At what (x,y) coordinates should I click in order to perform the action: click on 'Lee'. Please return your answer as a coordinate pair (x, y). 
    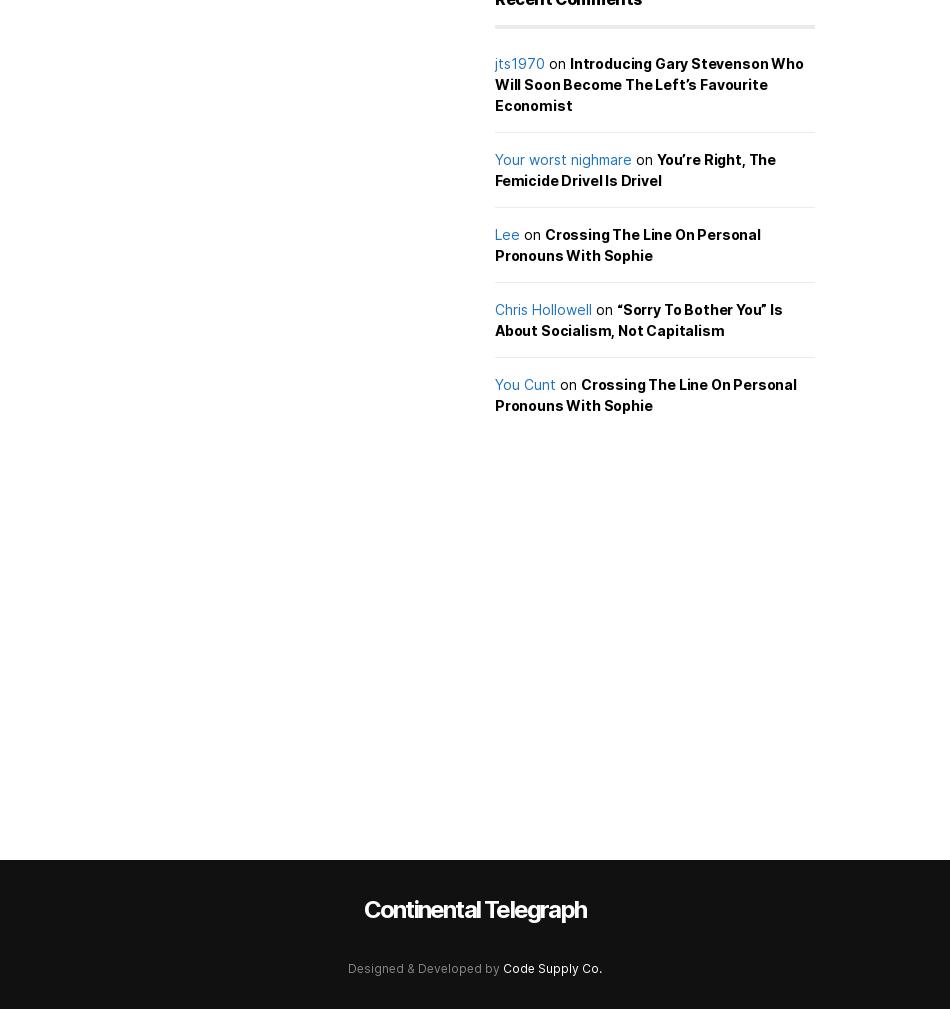
    Looking at the image, I should click on (507, 233).